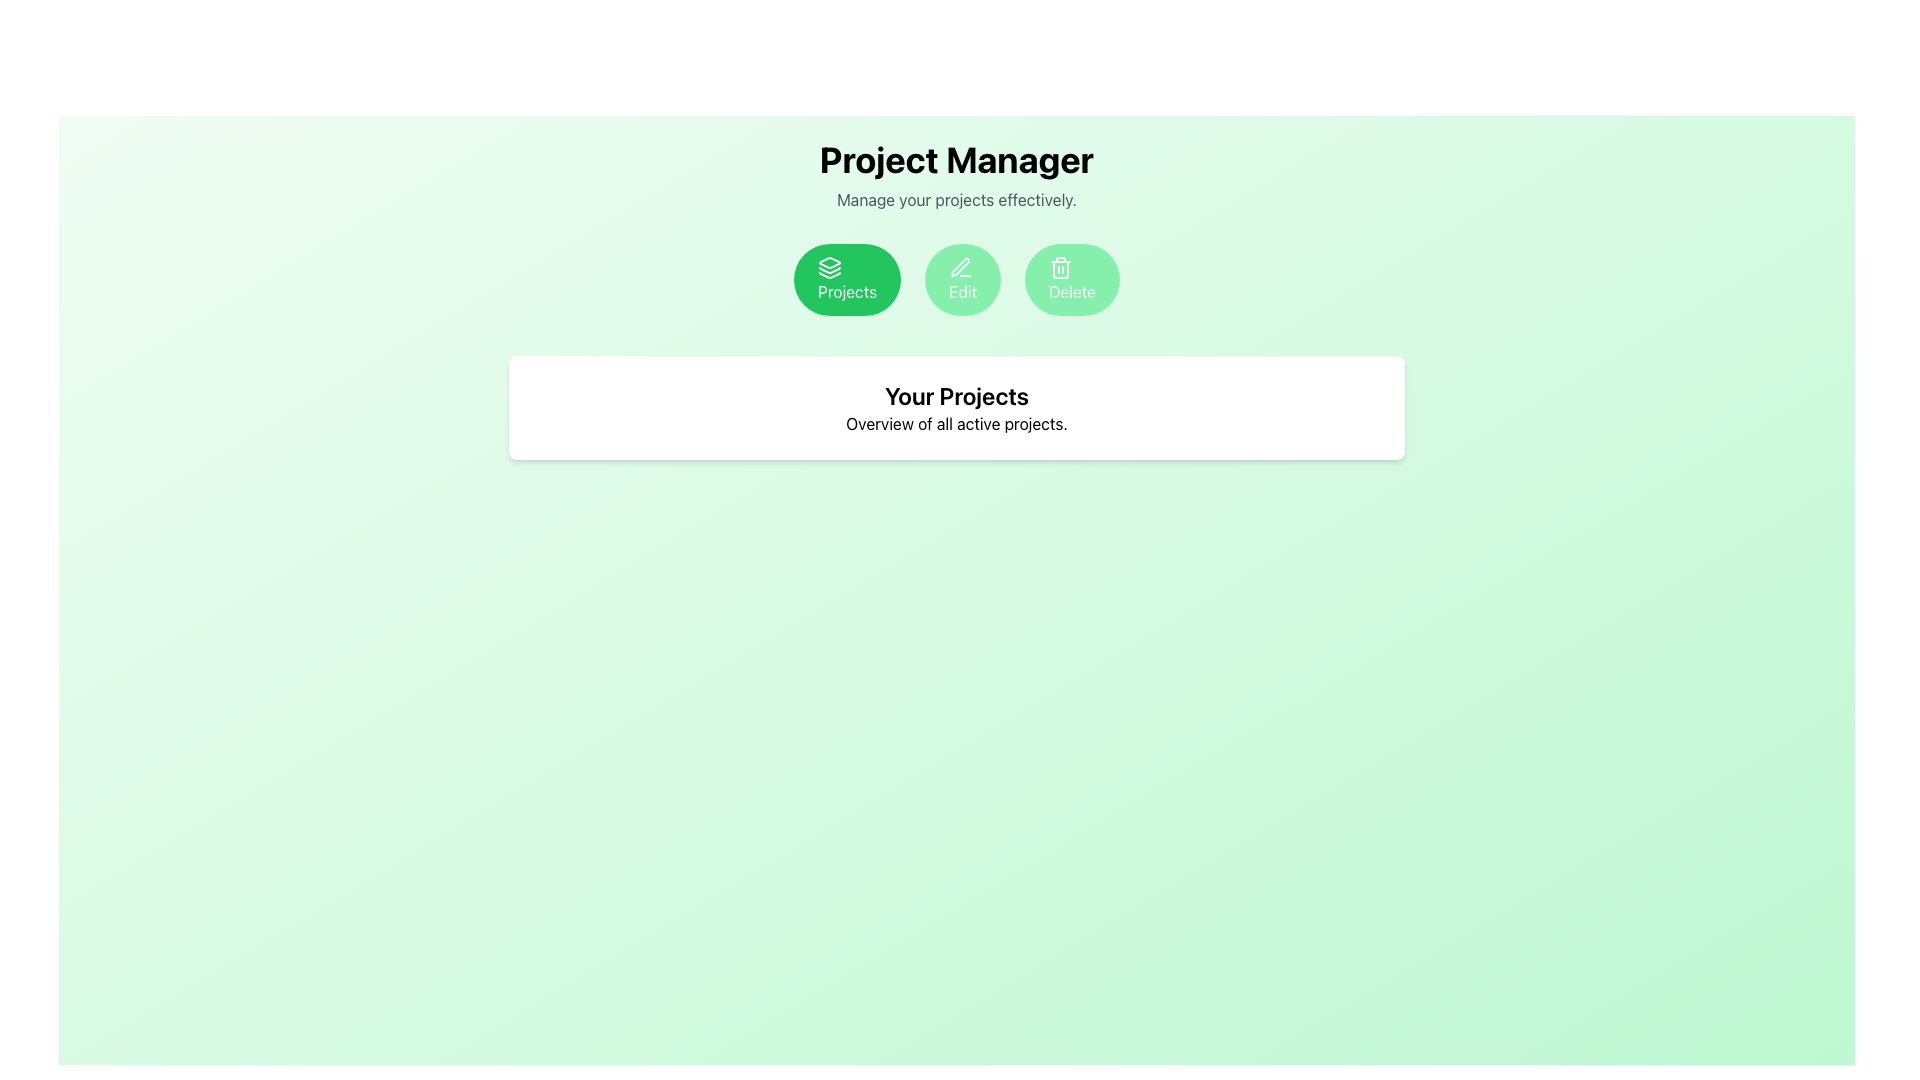 This screenshot has width=1920, height=1080. What do you see at coordinates (1059, 266) in the screenshot?
I see `the Trash Can icon within the green circular button, which represents the delete action and is the third button under the 'Project Manager' headline` at bounding box center [1059, 266].